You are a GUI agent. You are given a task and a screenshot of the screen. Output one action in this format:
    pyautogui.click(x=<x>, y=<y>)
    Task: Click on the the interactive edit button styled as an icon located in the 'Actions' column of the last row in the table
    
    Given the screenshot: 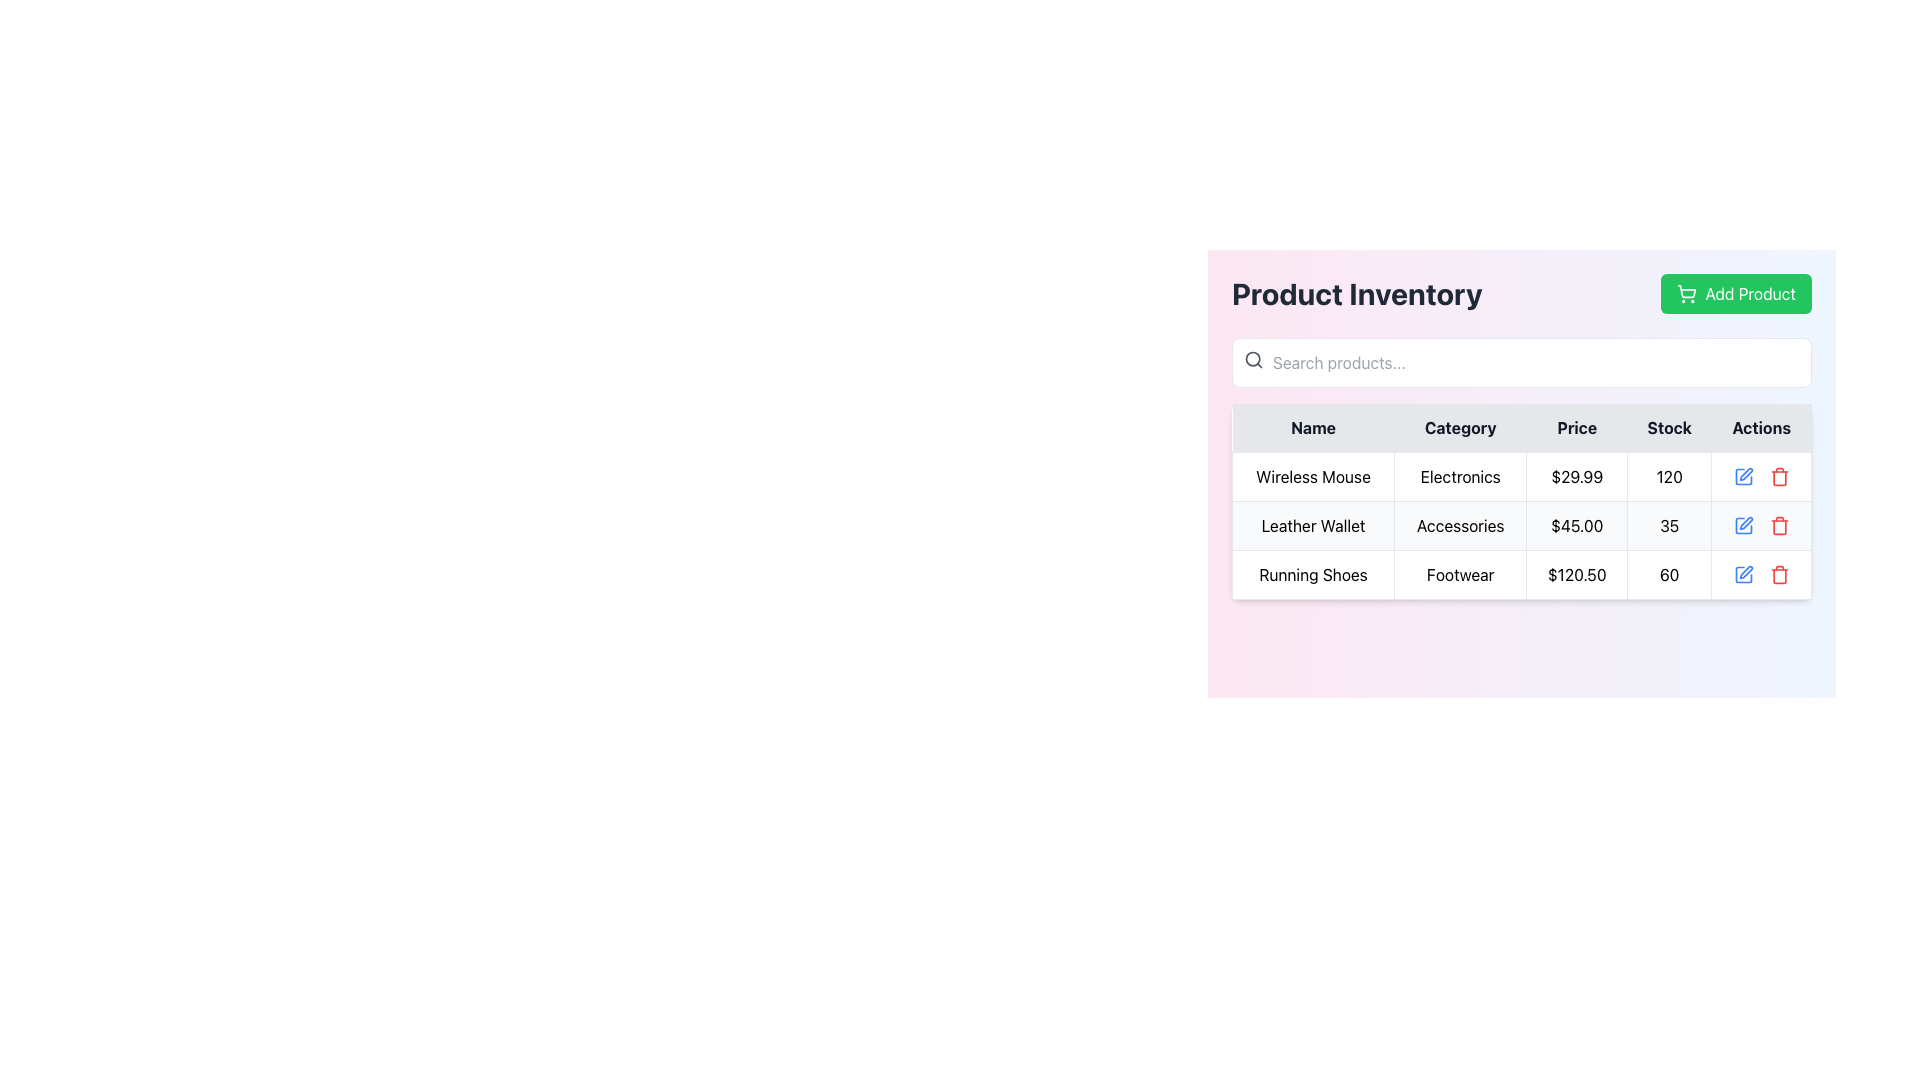 What is the action you would take?
    pyautogui.click(x=1742, y=574)
    